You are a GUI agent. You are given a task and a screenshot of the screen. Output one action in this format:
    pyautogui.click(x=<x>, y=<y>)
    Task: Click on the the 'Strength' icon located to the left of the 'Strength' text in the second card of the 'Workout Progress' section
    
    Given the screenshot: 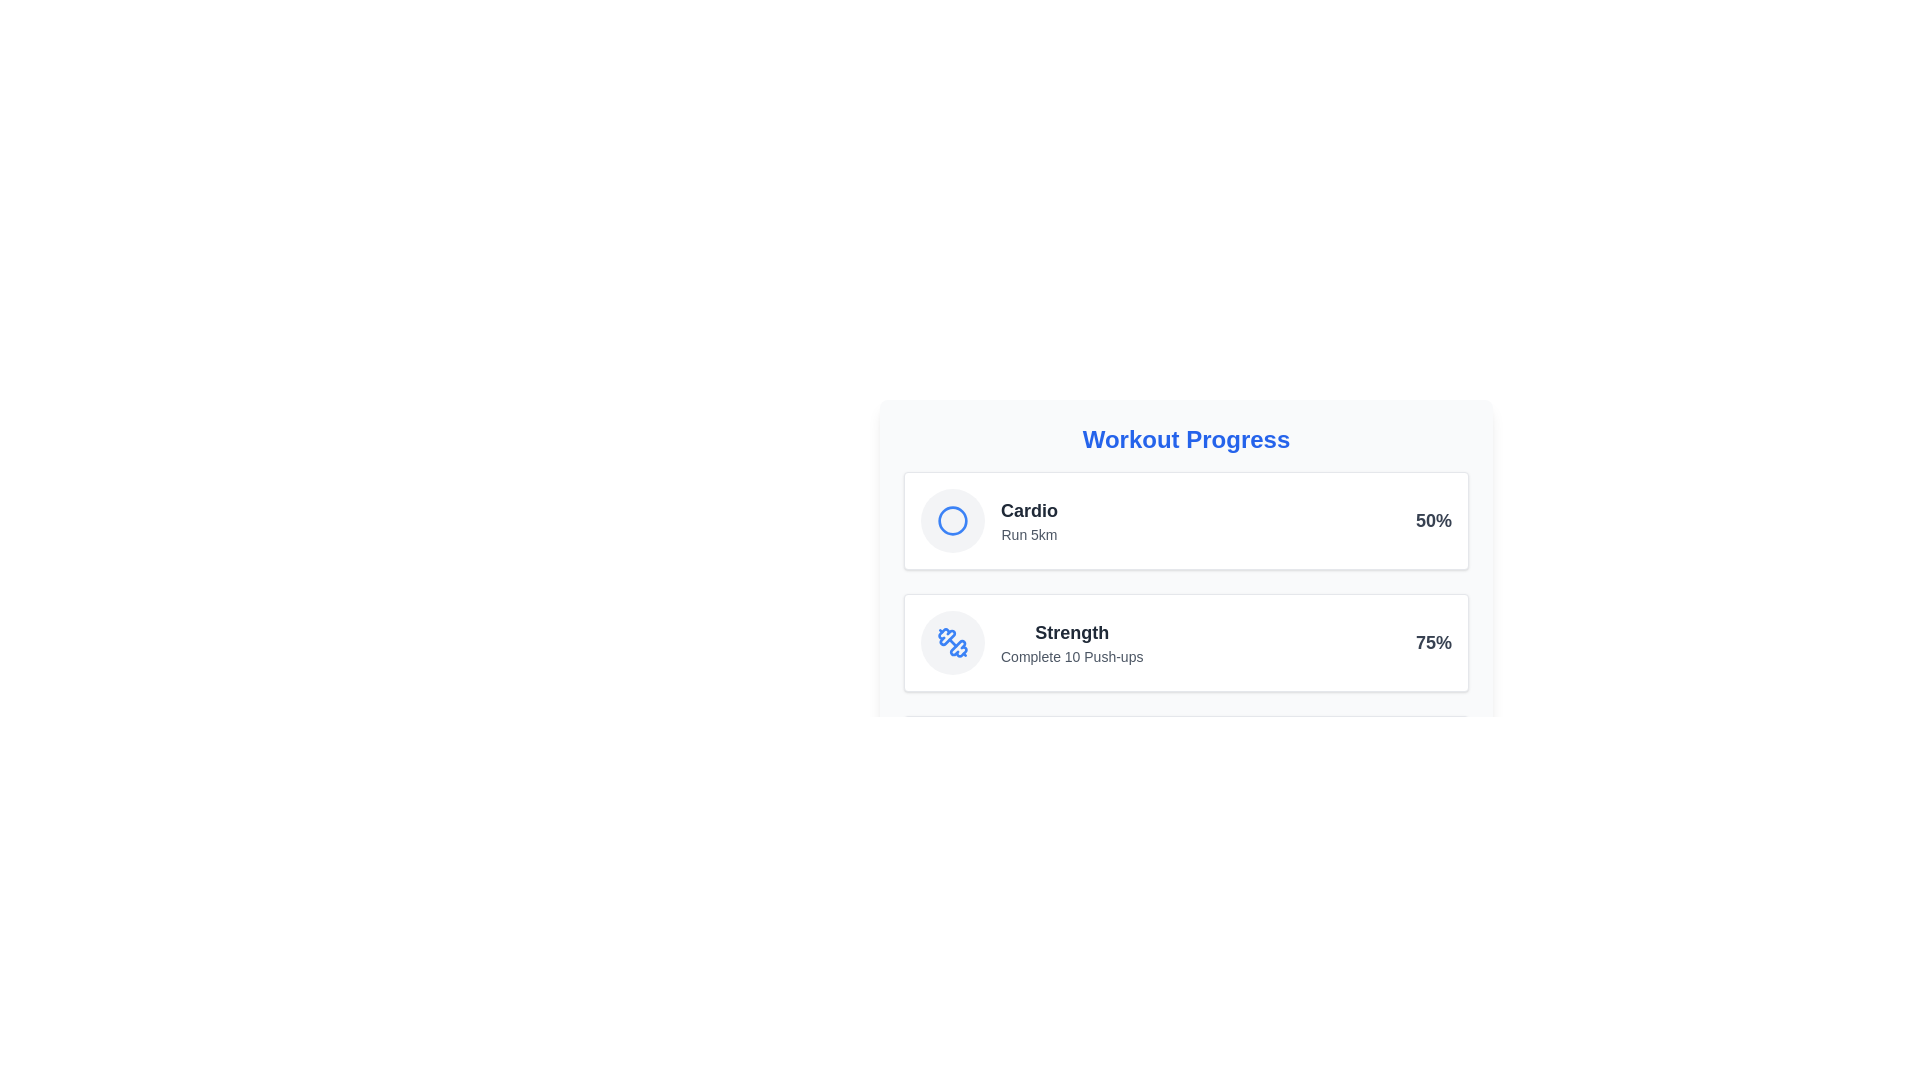 What is the action you would take?
    pyautogui.click(x=952, y=643)
    